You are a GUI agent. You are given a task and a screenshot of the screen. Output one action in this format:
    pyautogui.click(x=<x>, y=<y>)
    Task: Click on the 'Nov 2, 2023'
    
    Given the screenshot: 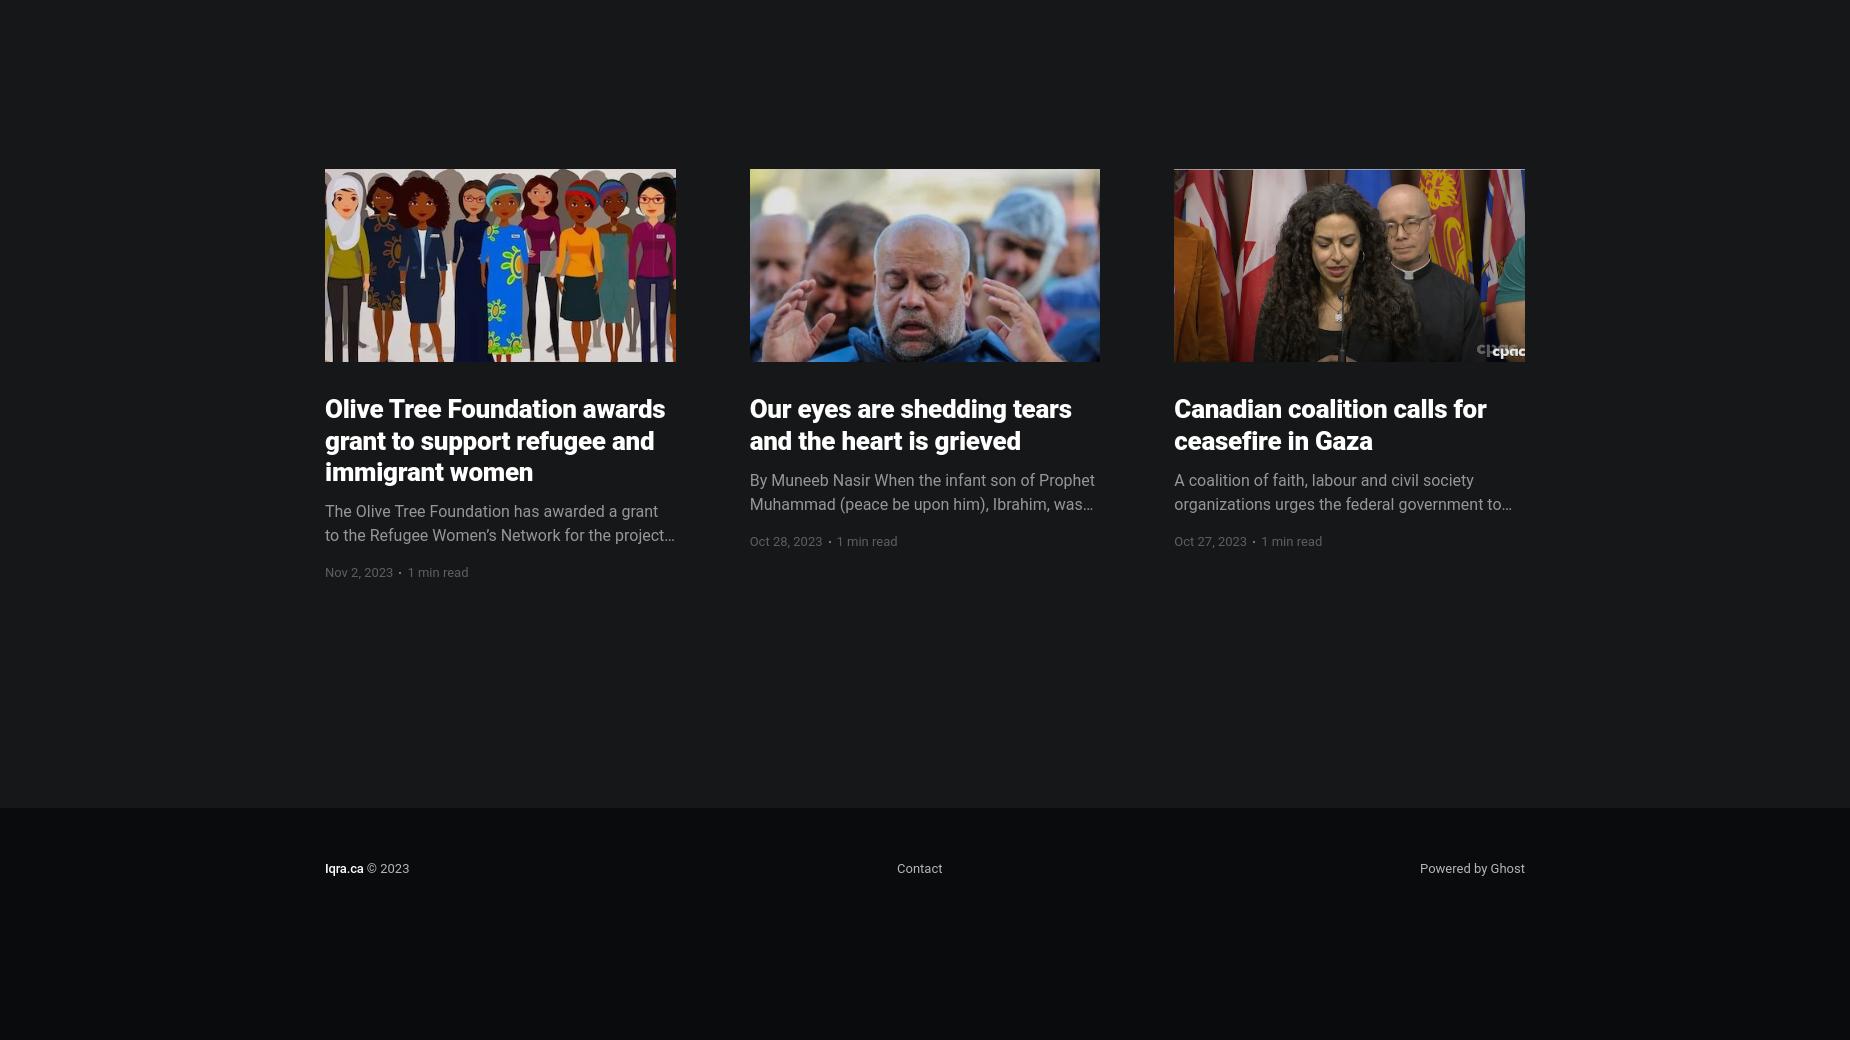 What is the action you would take?
    pyautogui.click(x=358, y=570)
    